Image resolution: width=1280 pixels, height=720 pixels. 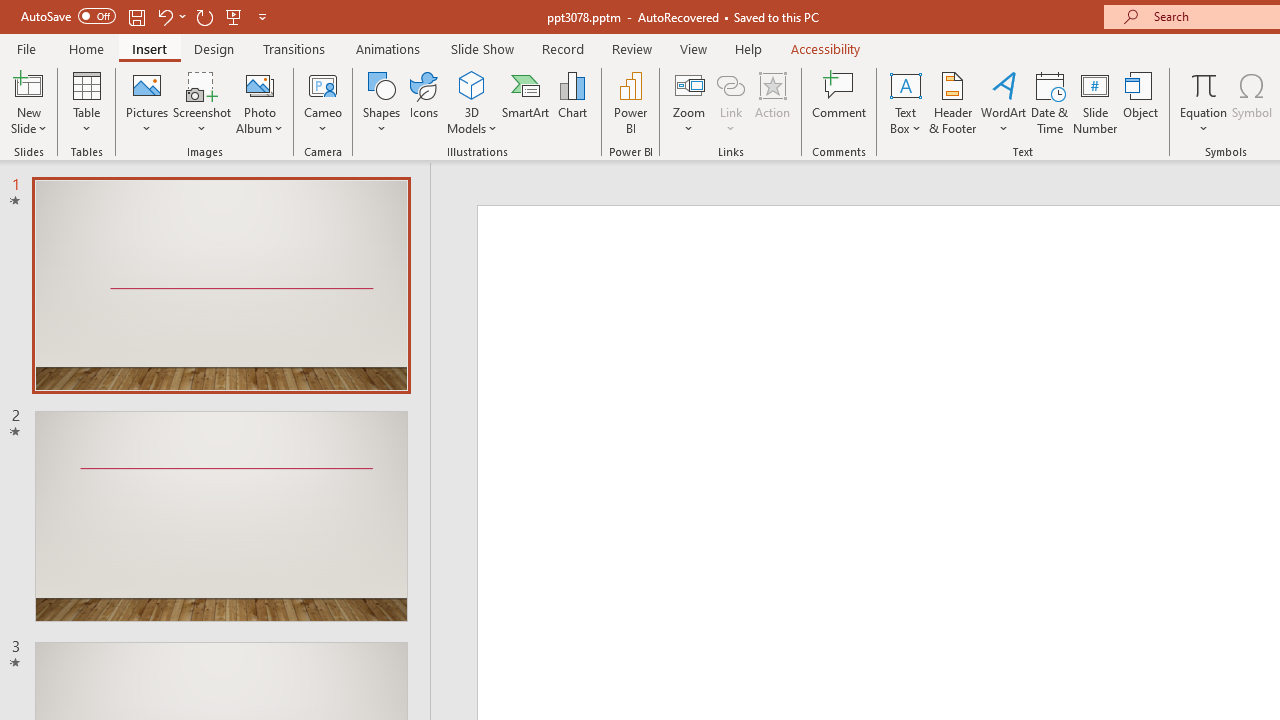 What do you see at coordinates (423, 103) in the screenshot?
I see `'Icons'` at bounding box center [423, 103].